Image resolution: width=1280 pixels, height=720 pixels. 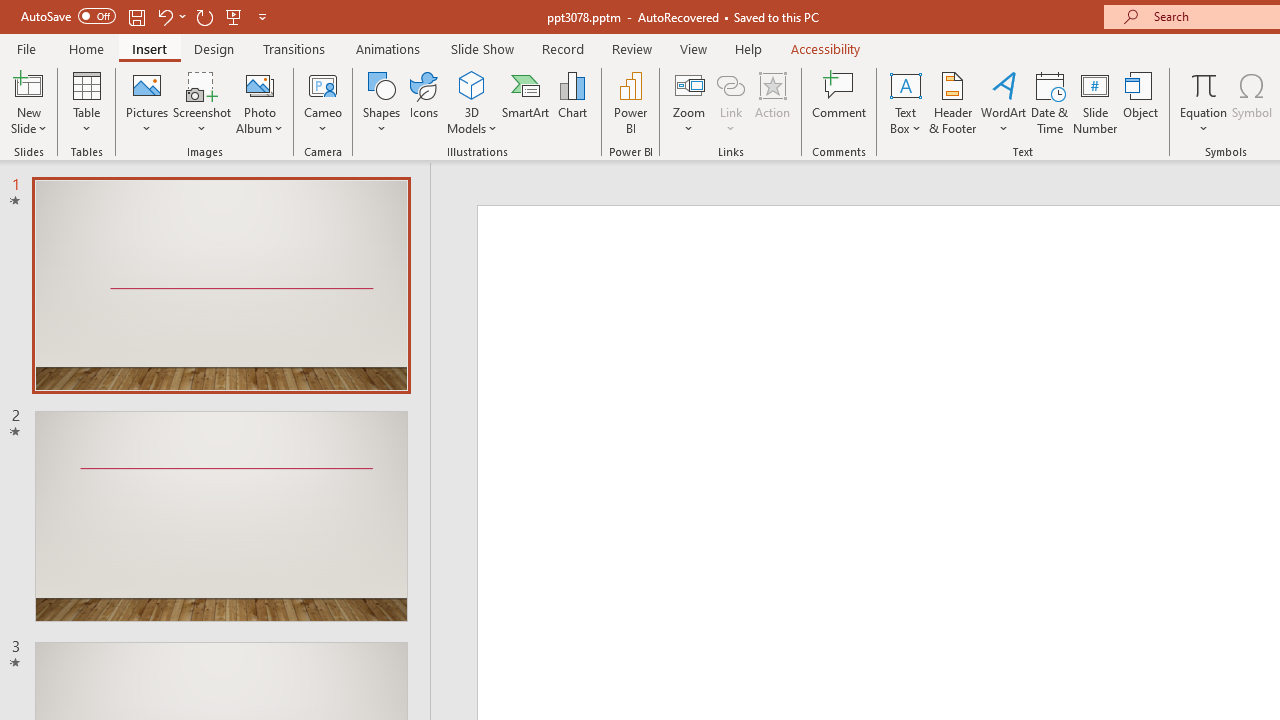 What do you see at coordinates (423, 103) in the screenshot?
I see `'Icons'` at bounding box center [423, 103].